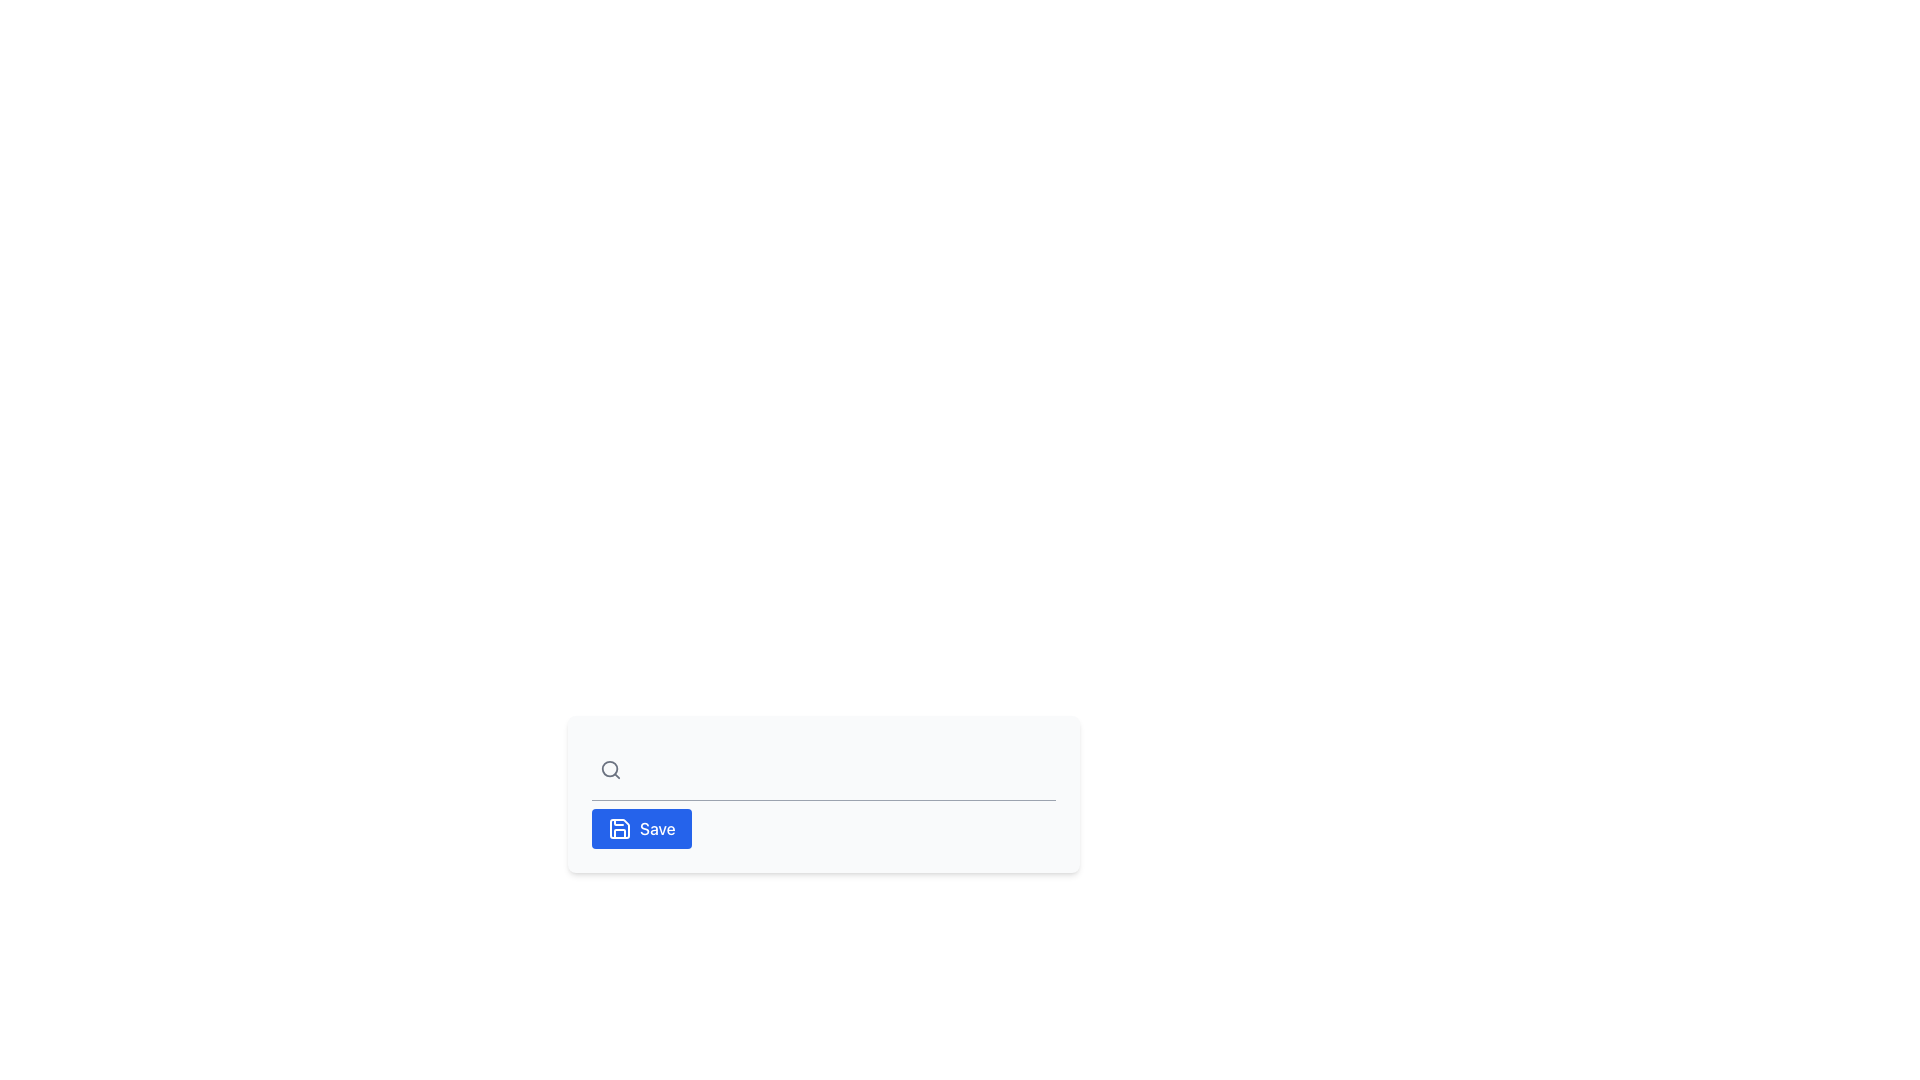 The width and height of the screenshot is (1920, 1080). Describe the element at coordinates (641, 829) in the screenshot. I see `the blue 'Save' button with a white disk icon` at that location.